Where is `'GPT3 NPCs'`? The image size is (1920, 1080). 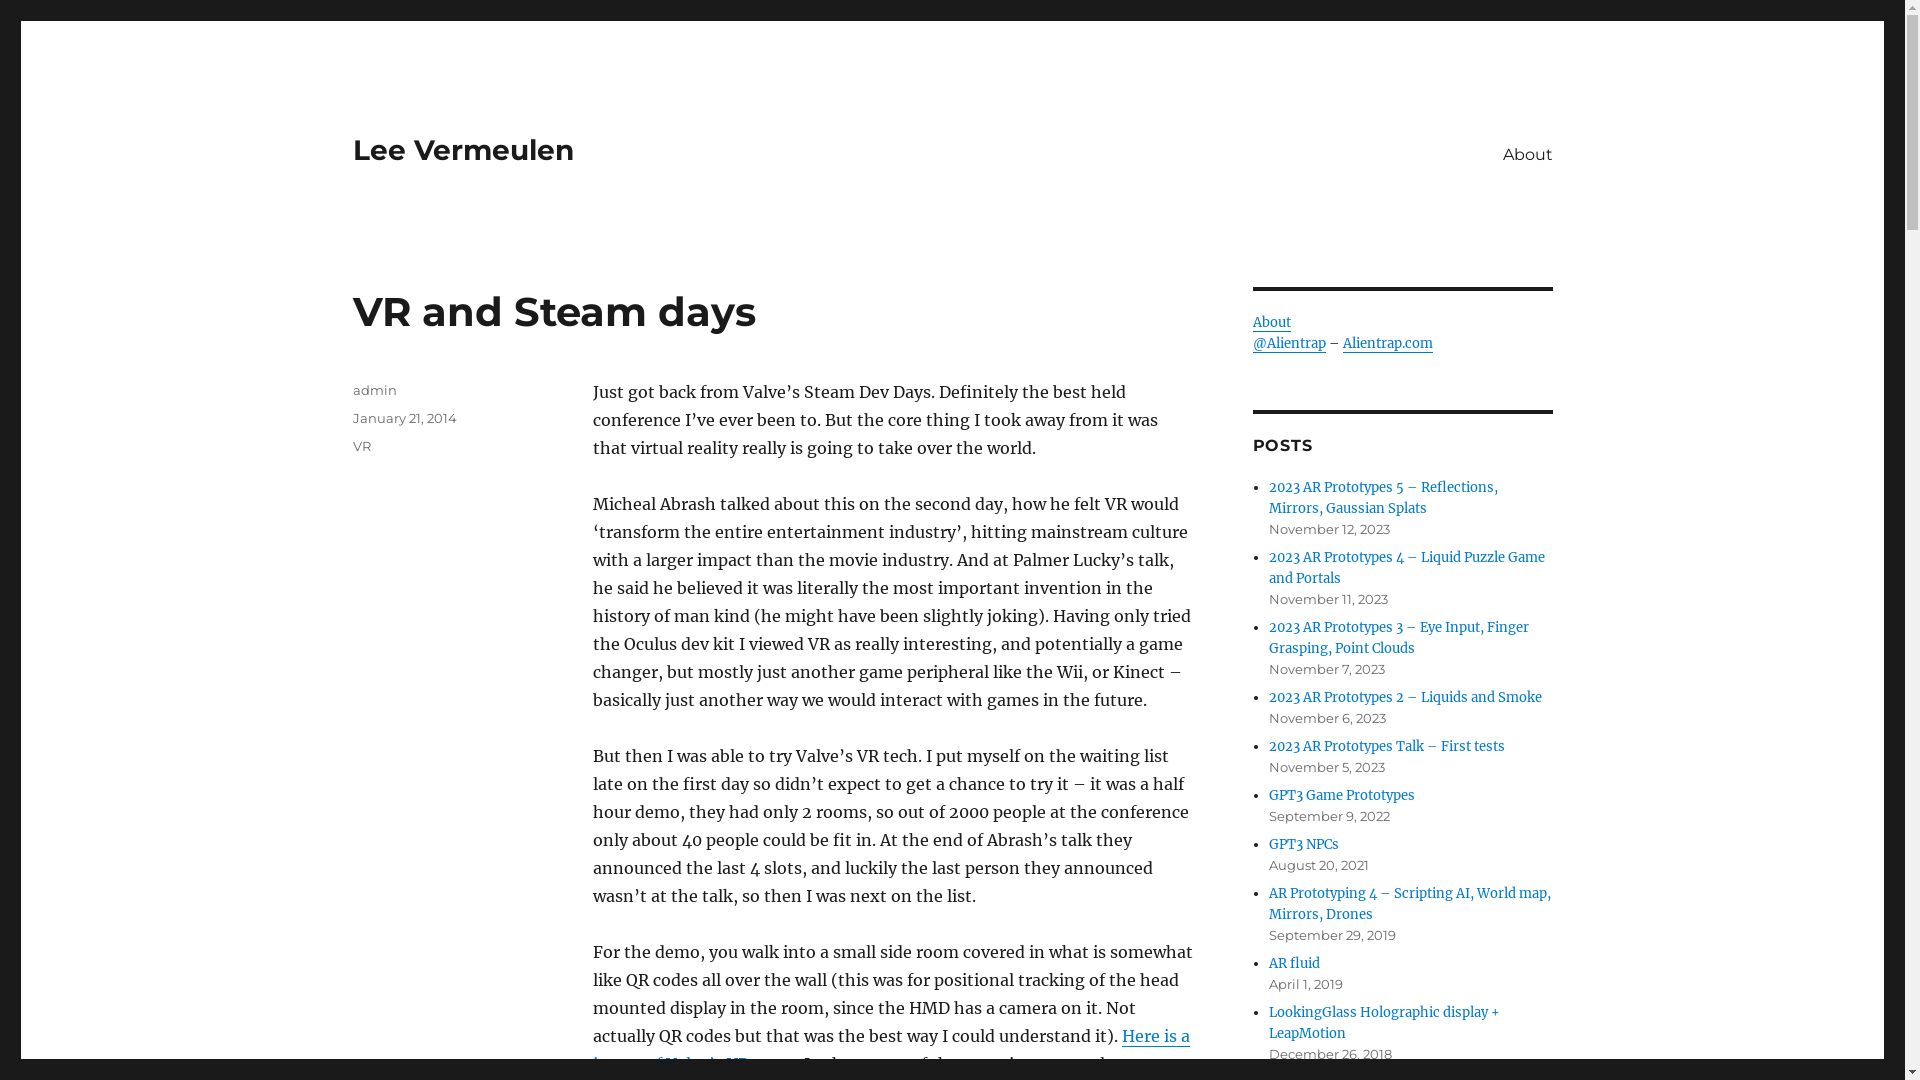
'GPT3 NPCs' is located at coordinates (1304, 844).